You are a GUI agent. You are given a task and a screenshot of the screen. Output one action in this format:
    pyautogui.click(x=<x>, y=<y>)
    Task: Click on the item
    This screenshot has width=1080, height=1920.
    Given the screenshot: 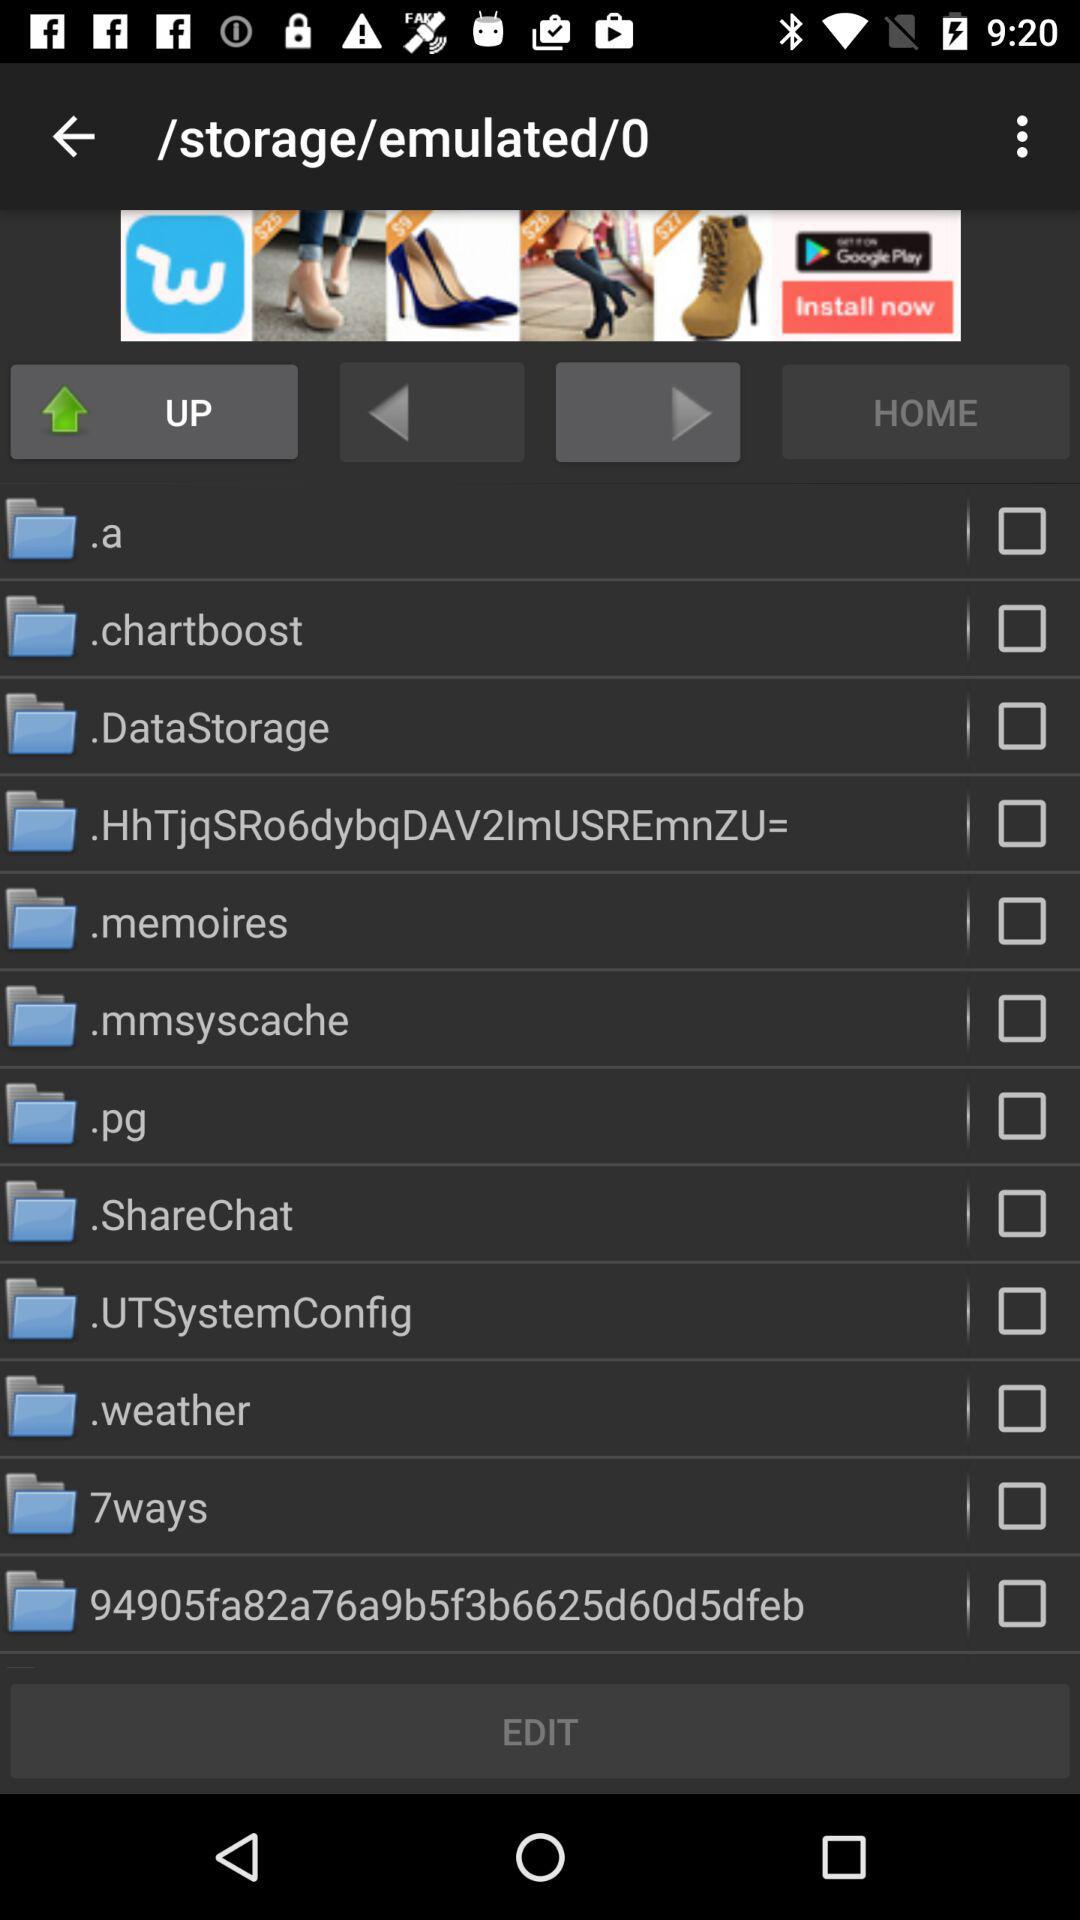 What is the action you would take?
    pyautogui.click(x=1024, y=1018)
    